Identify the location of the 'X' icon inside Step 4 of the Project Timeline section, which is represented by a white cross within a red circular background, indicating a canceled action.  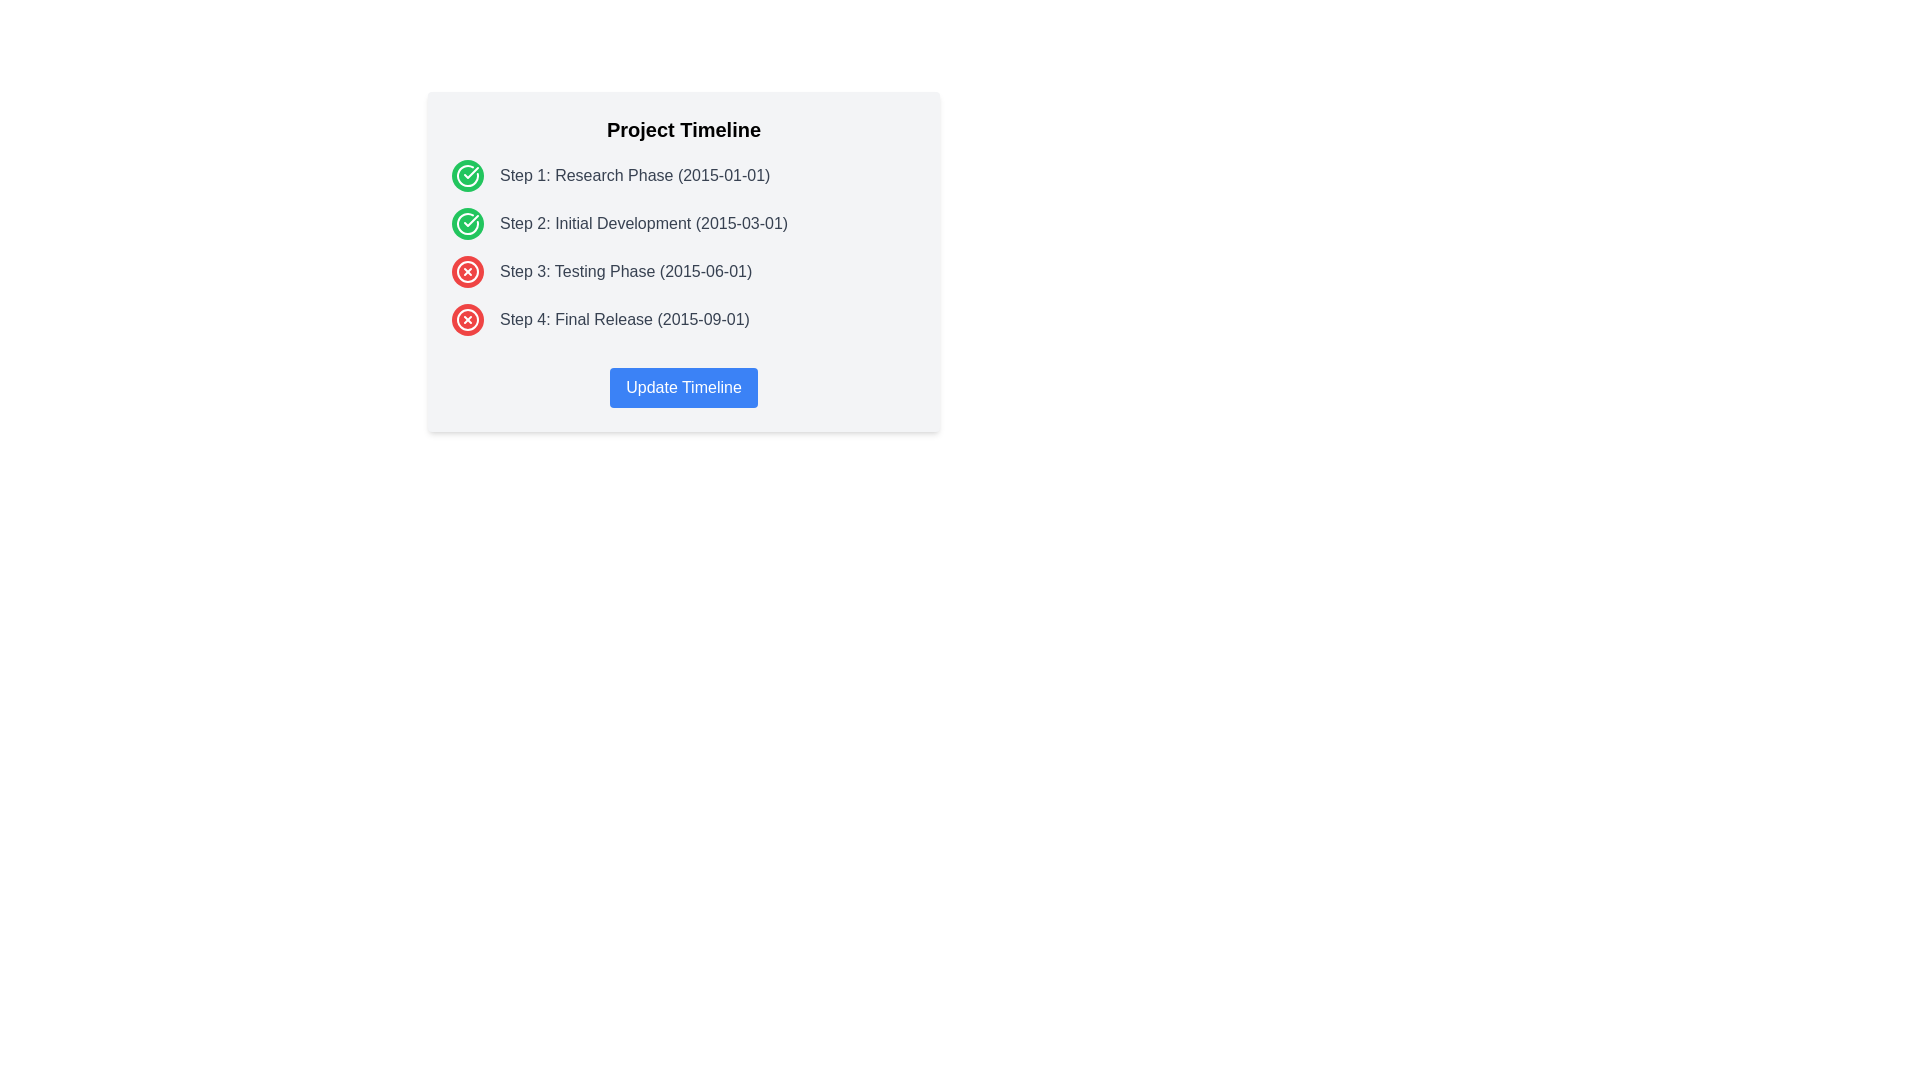
(466, 272).